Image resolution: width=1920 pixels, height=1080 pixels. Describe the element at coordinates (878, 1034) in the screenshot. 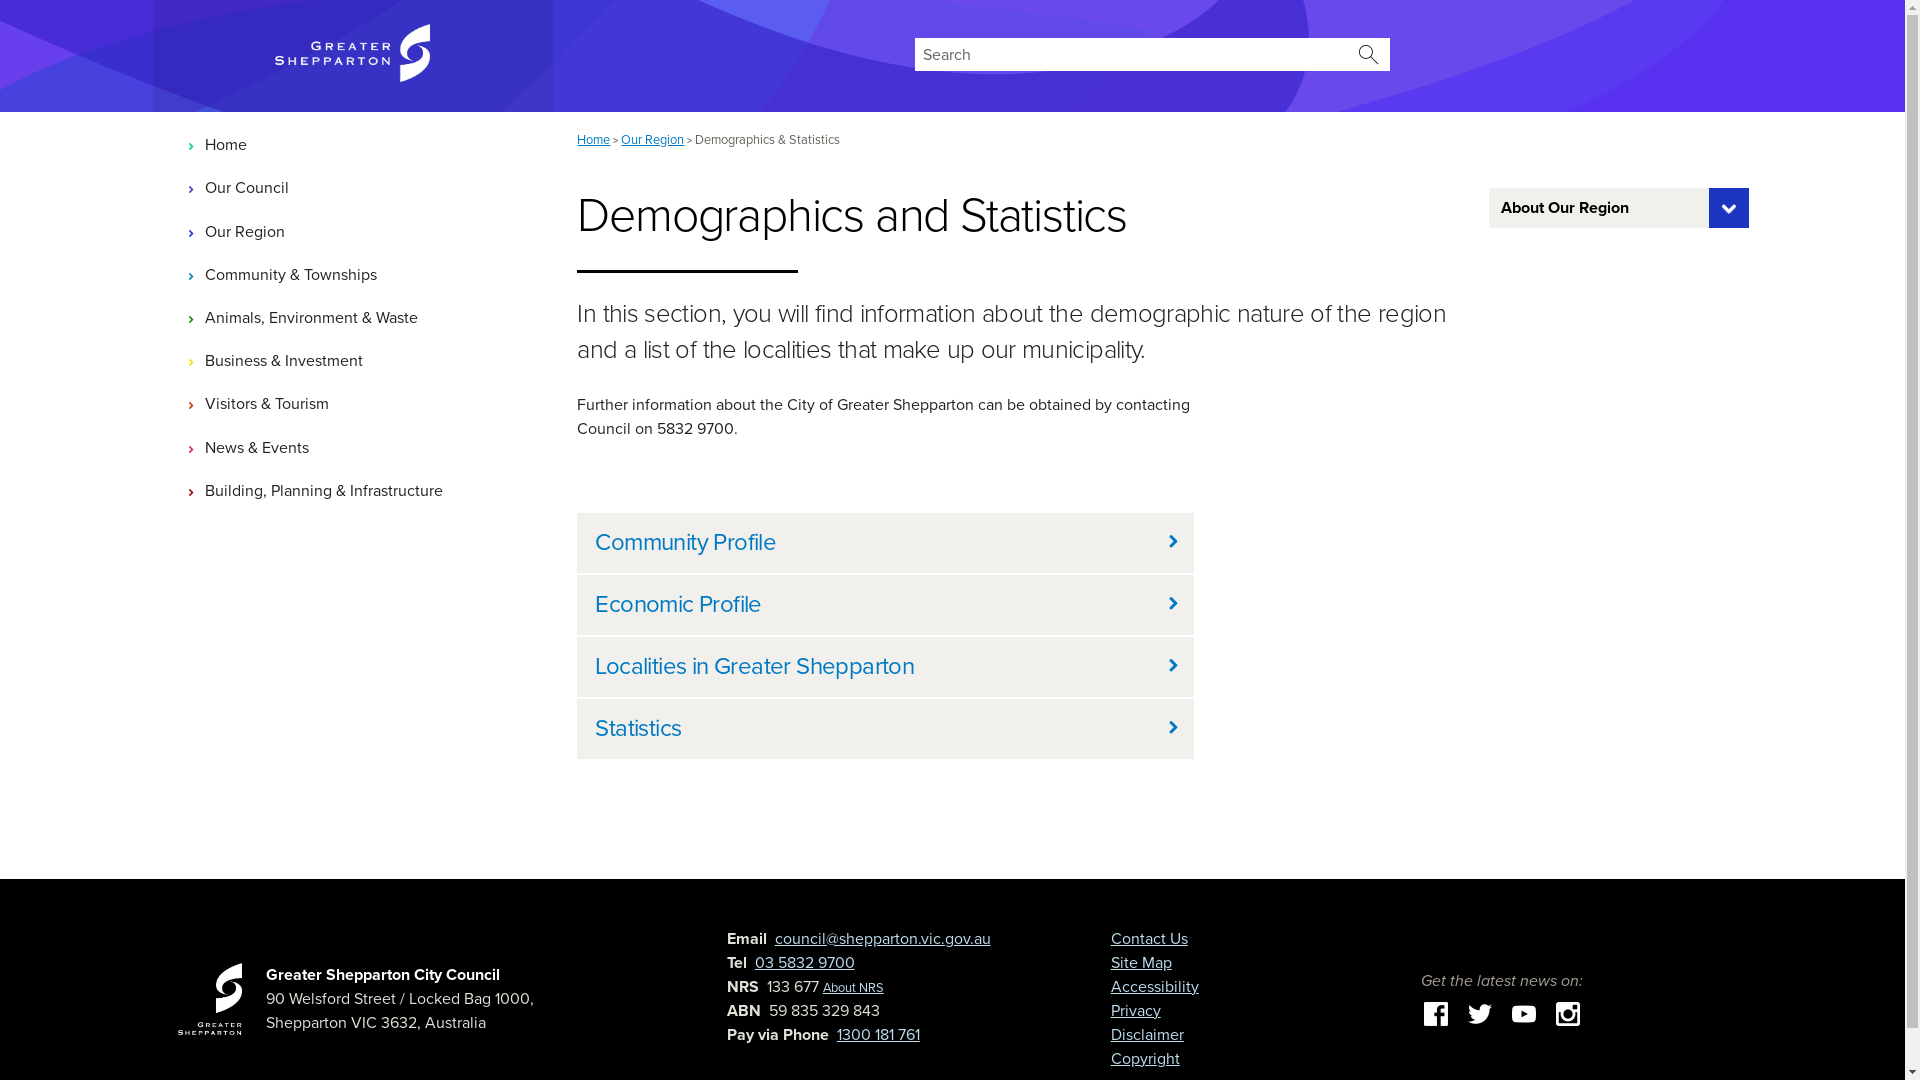

I see `'1300 181 761'` at that location.